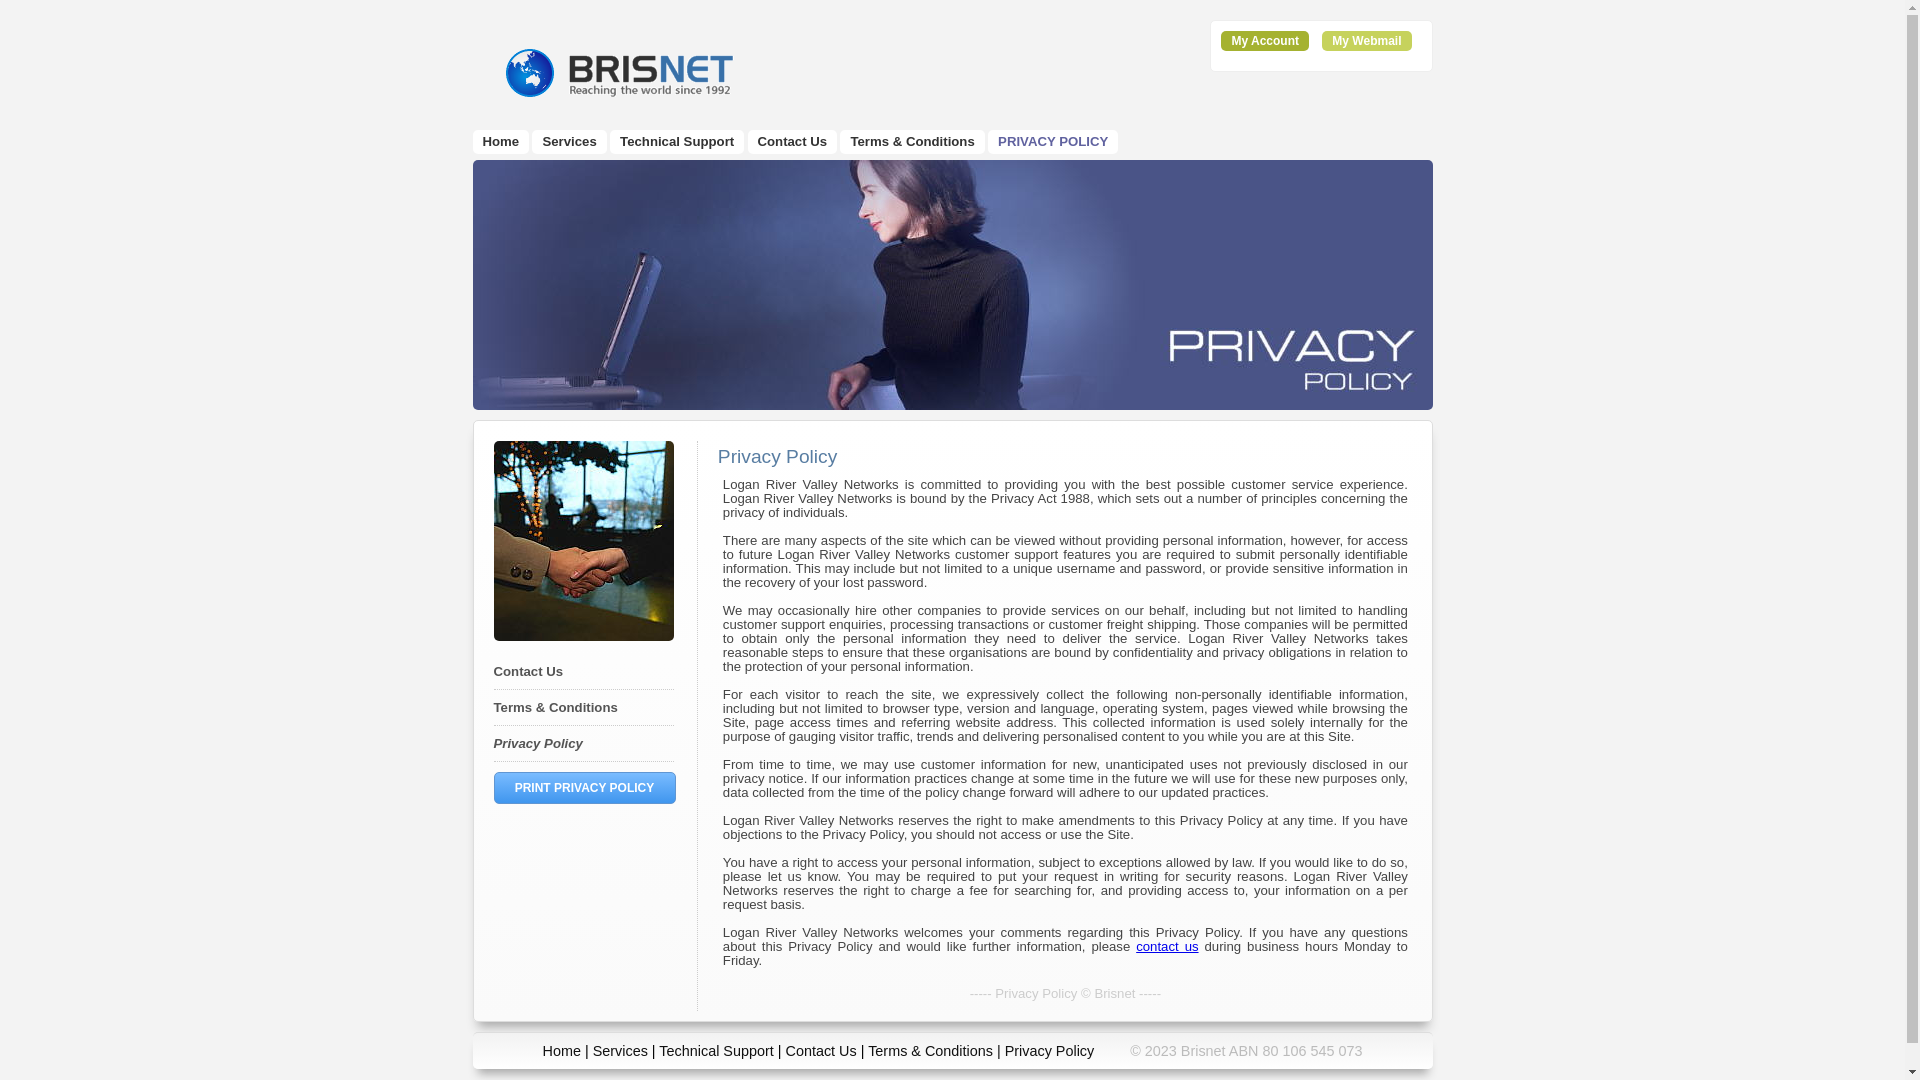 Image resolution: width=1920 pixels, height=1080 pixels. What do you see at coordinates (619, 1049) in the screenshot?
I see `'Services'` at bounding box center [619, 1049].